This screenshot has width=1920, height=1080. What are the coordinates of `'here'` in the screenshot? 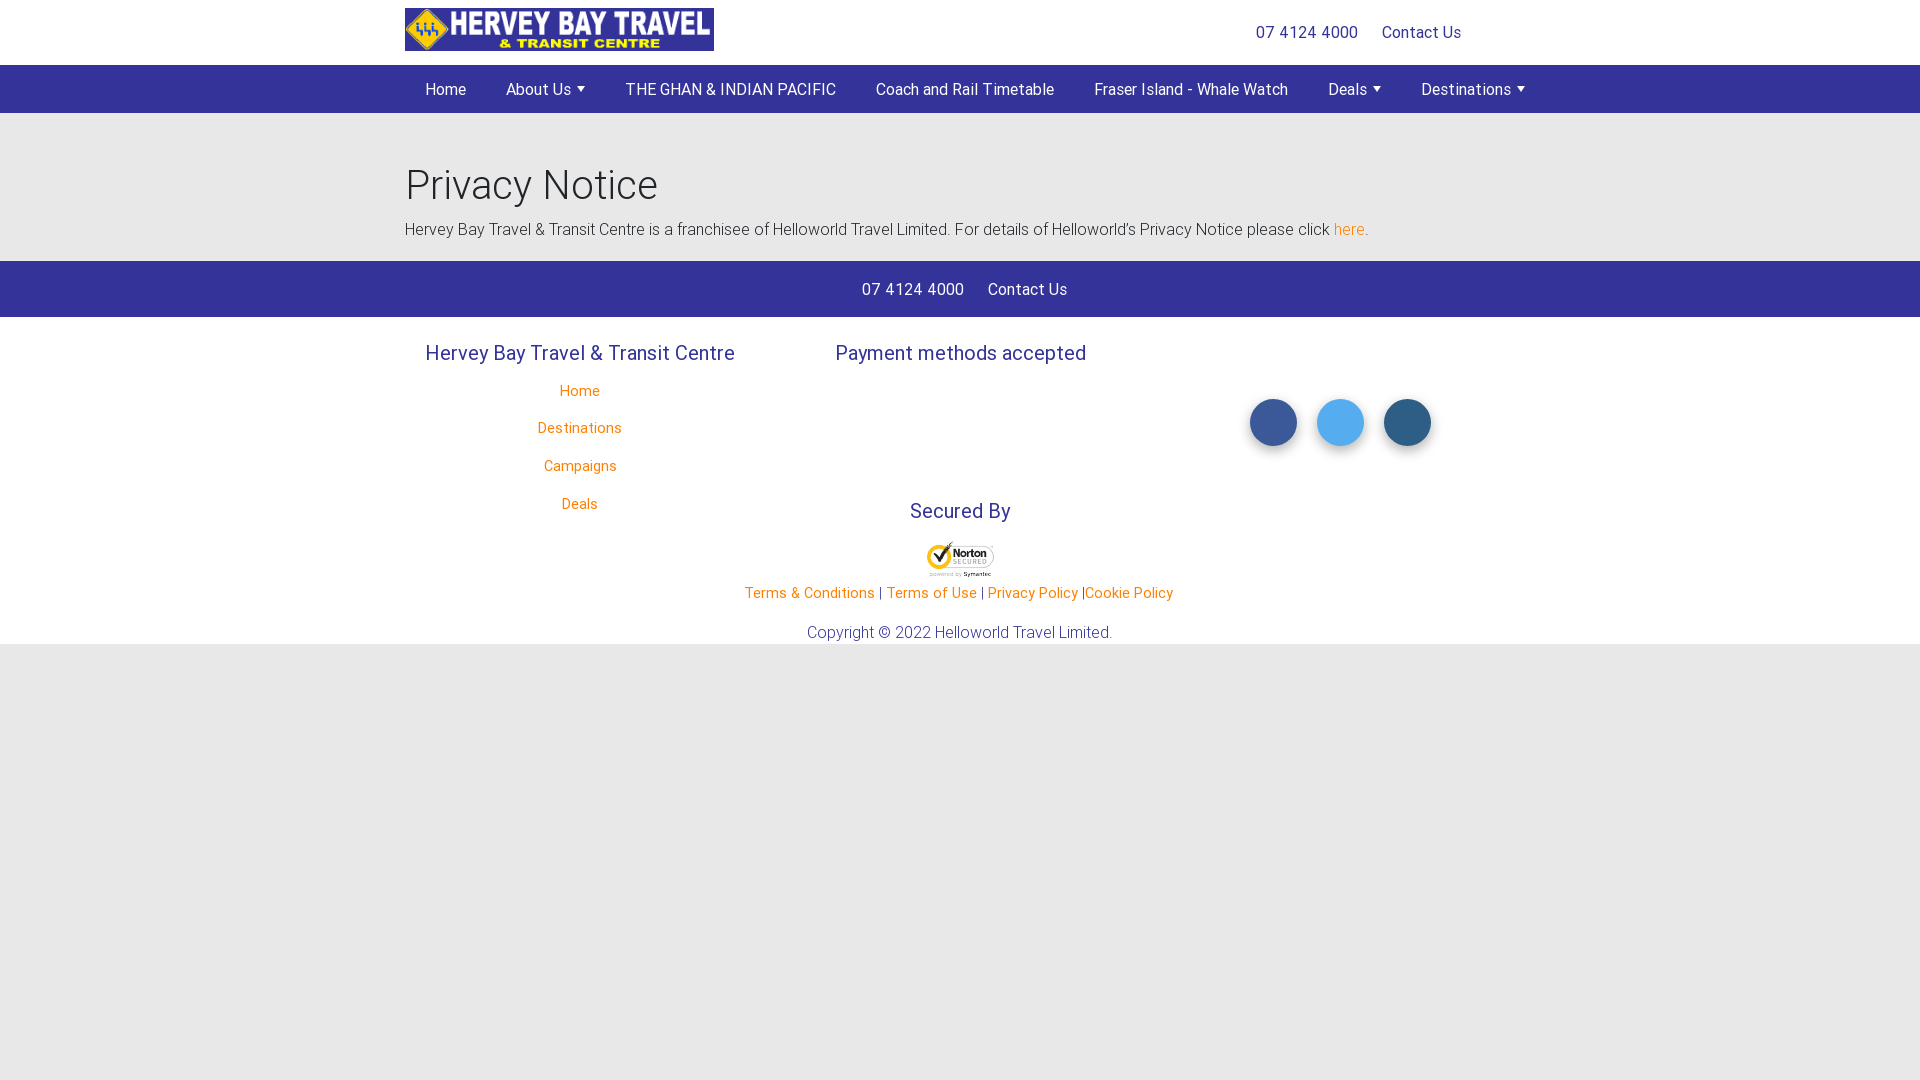 It's located at (1349, 227).